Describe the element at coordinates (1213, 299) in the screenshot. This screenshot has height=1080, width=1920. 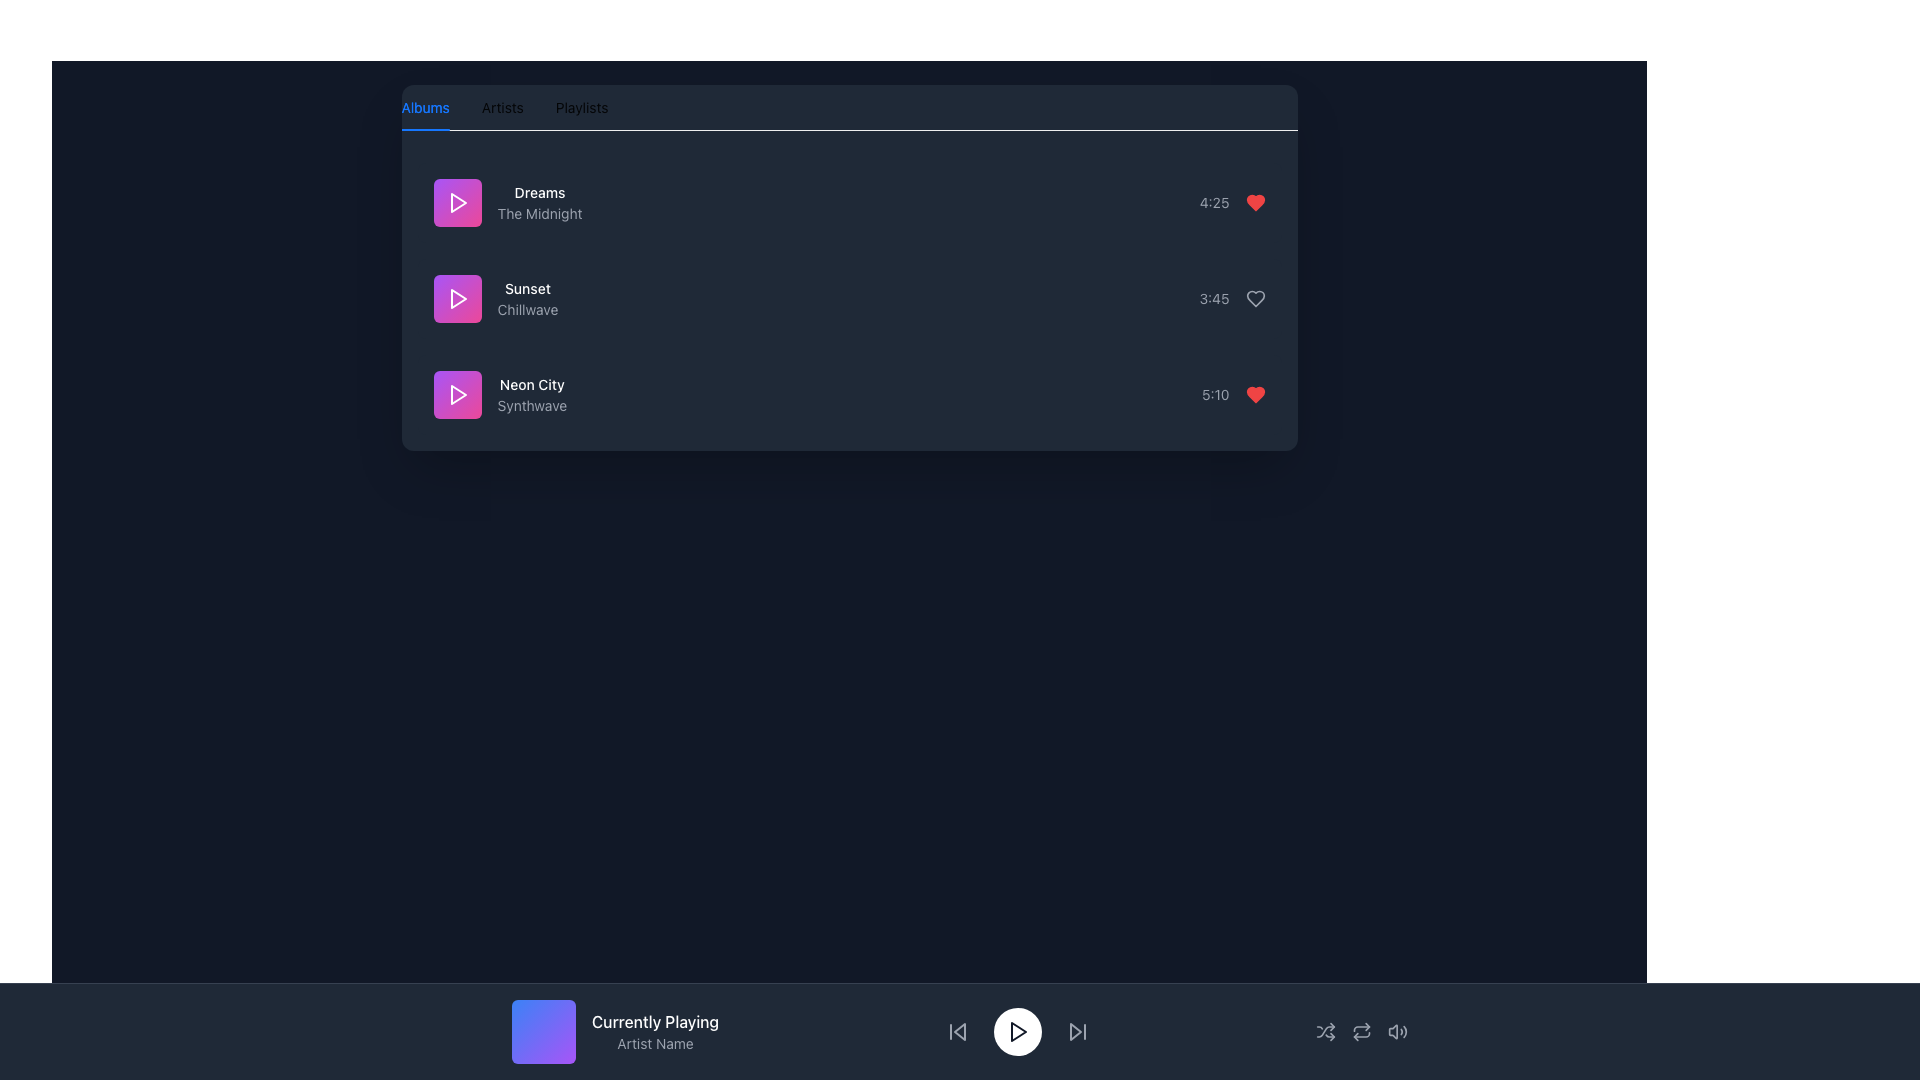
I see `the static text label indicating the playback duration of a specific track, located to the left of a heart-shaped icon in the middle track entry` at that location.